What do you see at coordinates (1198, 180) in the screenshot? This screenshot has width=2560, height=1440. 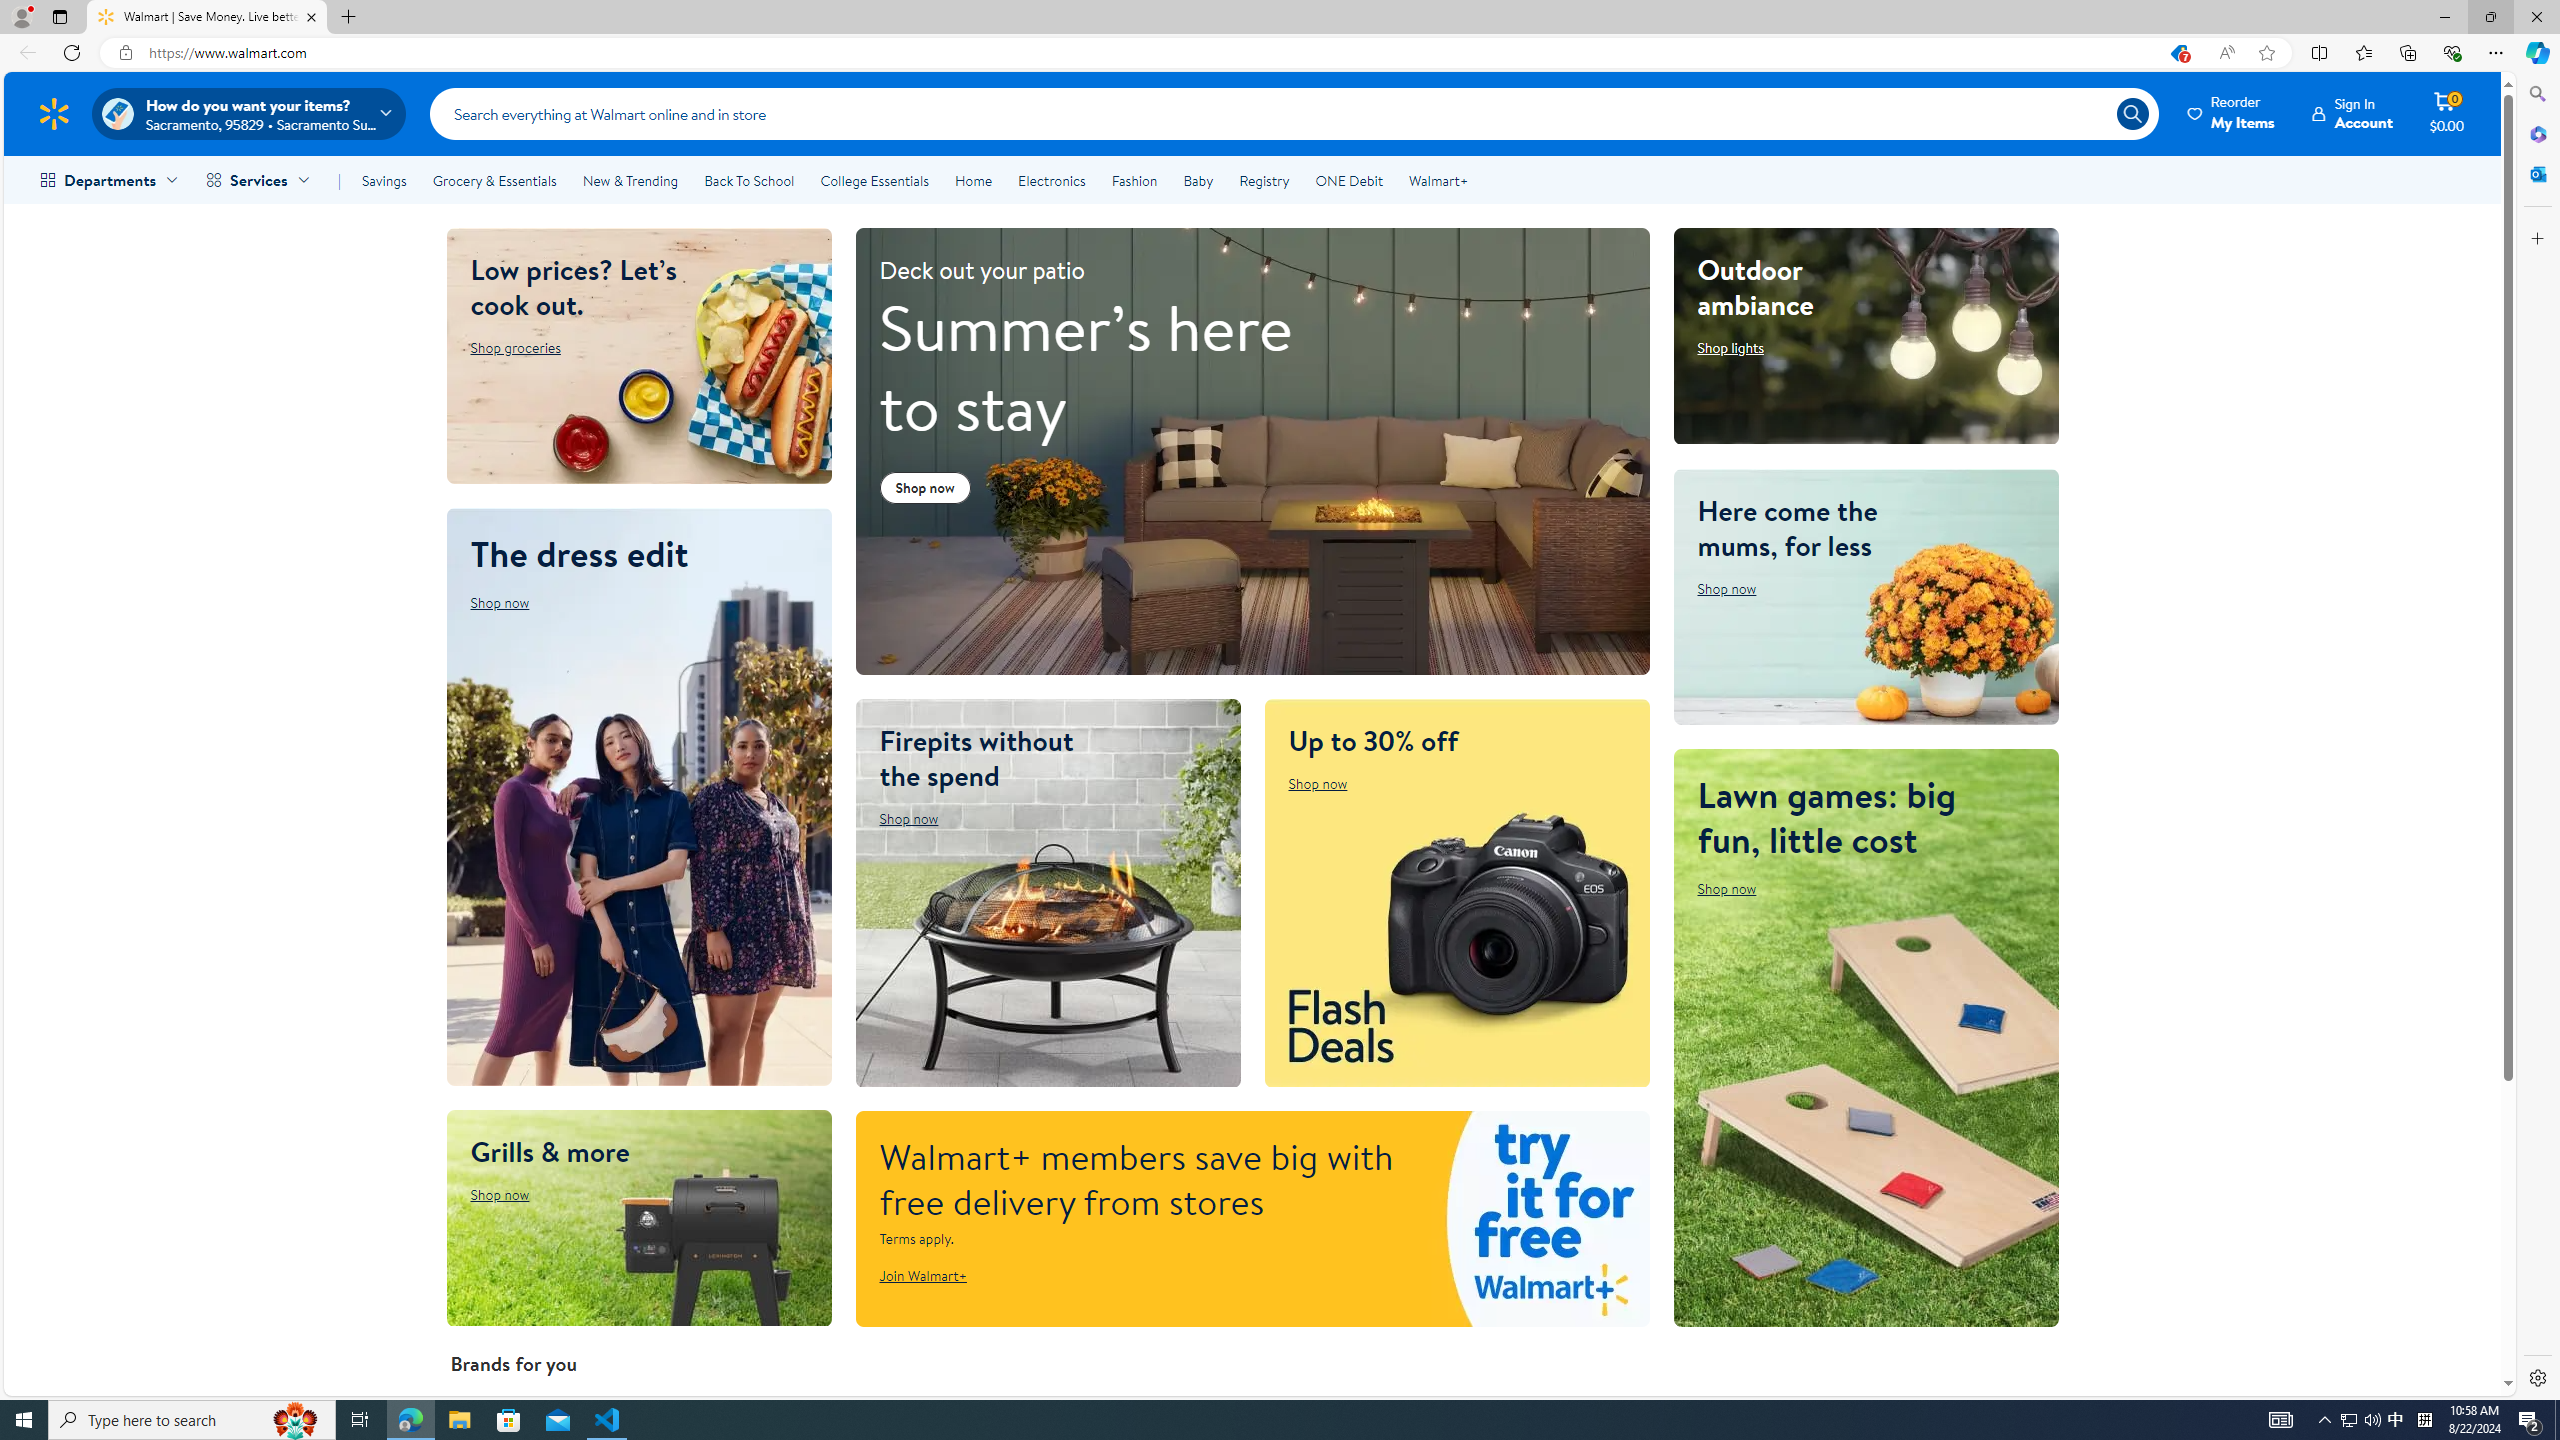 I see `'Baby'` at bounding box center [1198, 180].